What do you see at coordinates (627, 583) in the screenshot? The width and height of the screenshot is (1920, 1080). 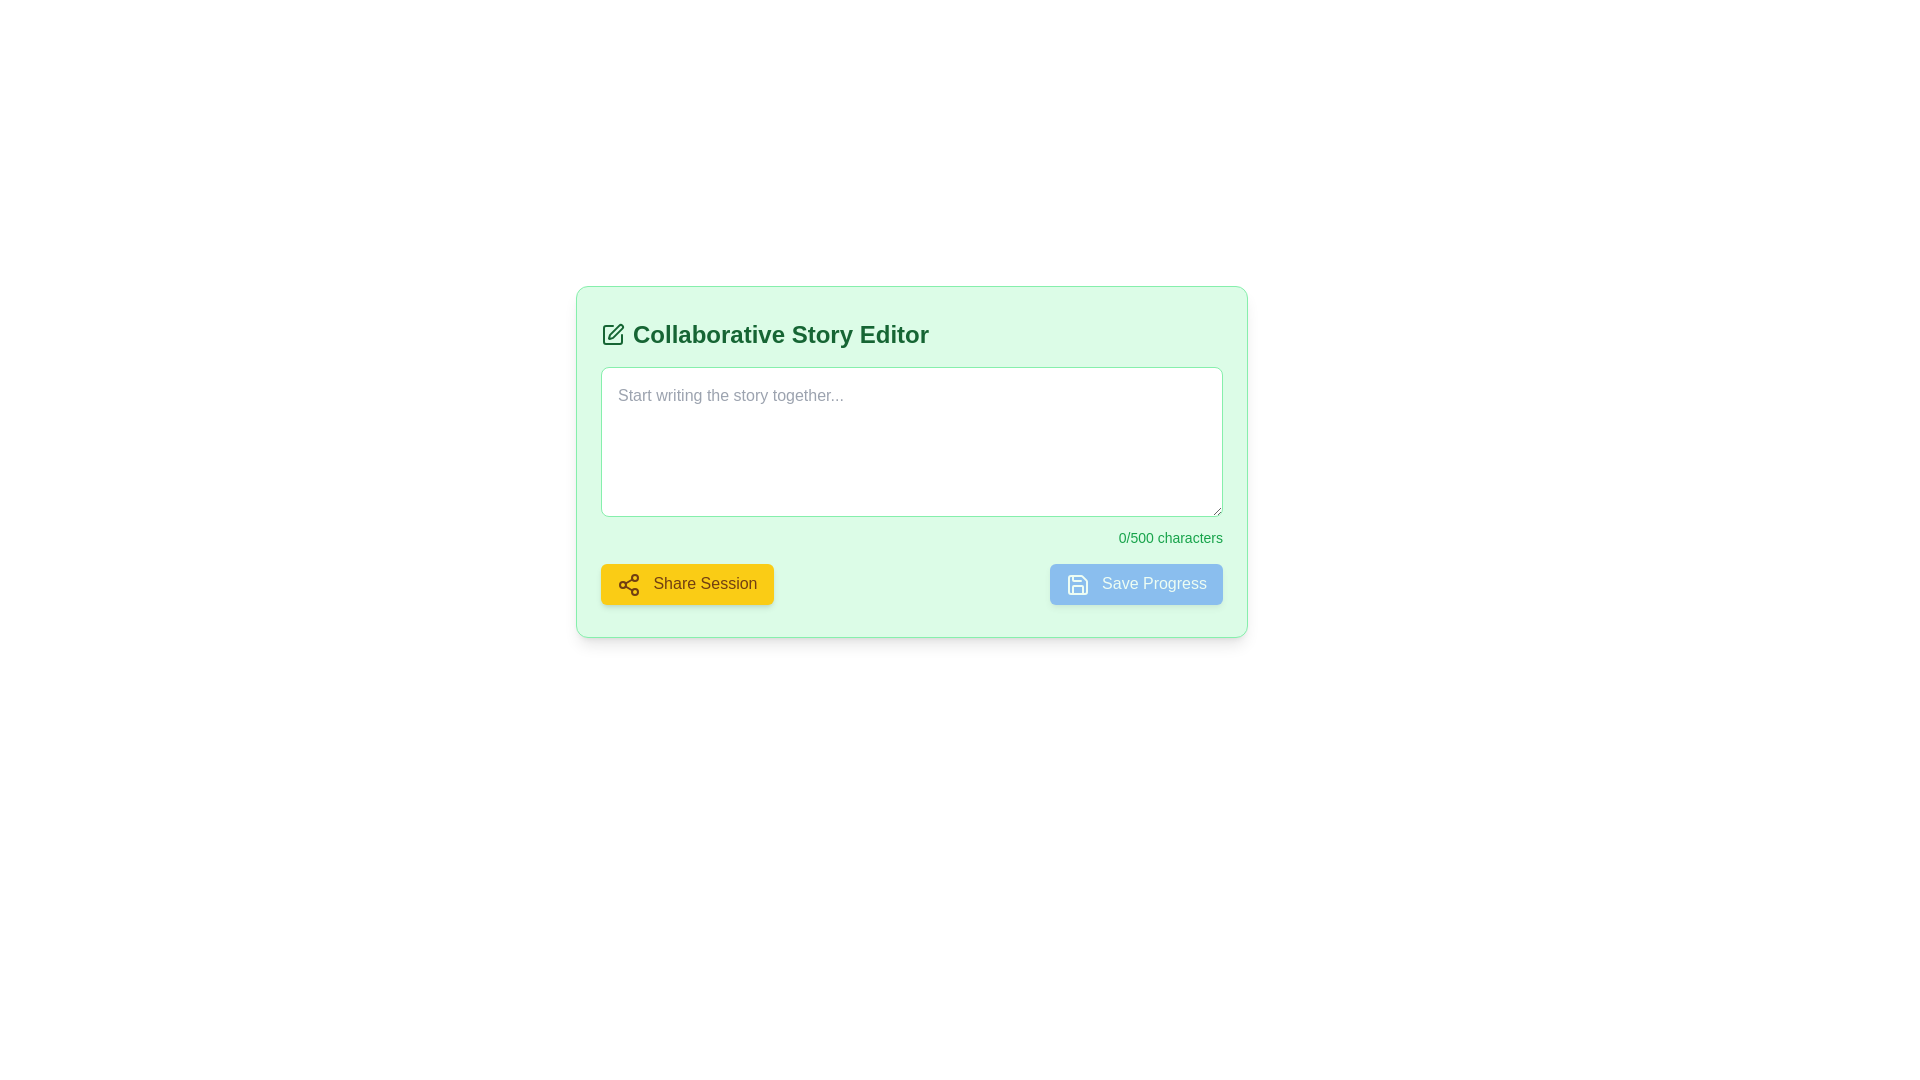 I see `the 'Share Session' icon located on the left side of the 'Share Session' button, within the yellow background, to use it as a visual indicator for sharing` at bounding box center [627, 583].